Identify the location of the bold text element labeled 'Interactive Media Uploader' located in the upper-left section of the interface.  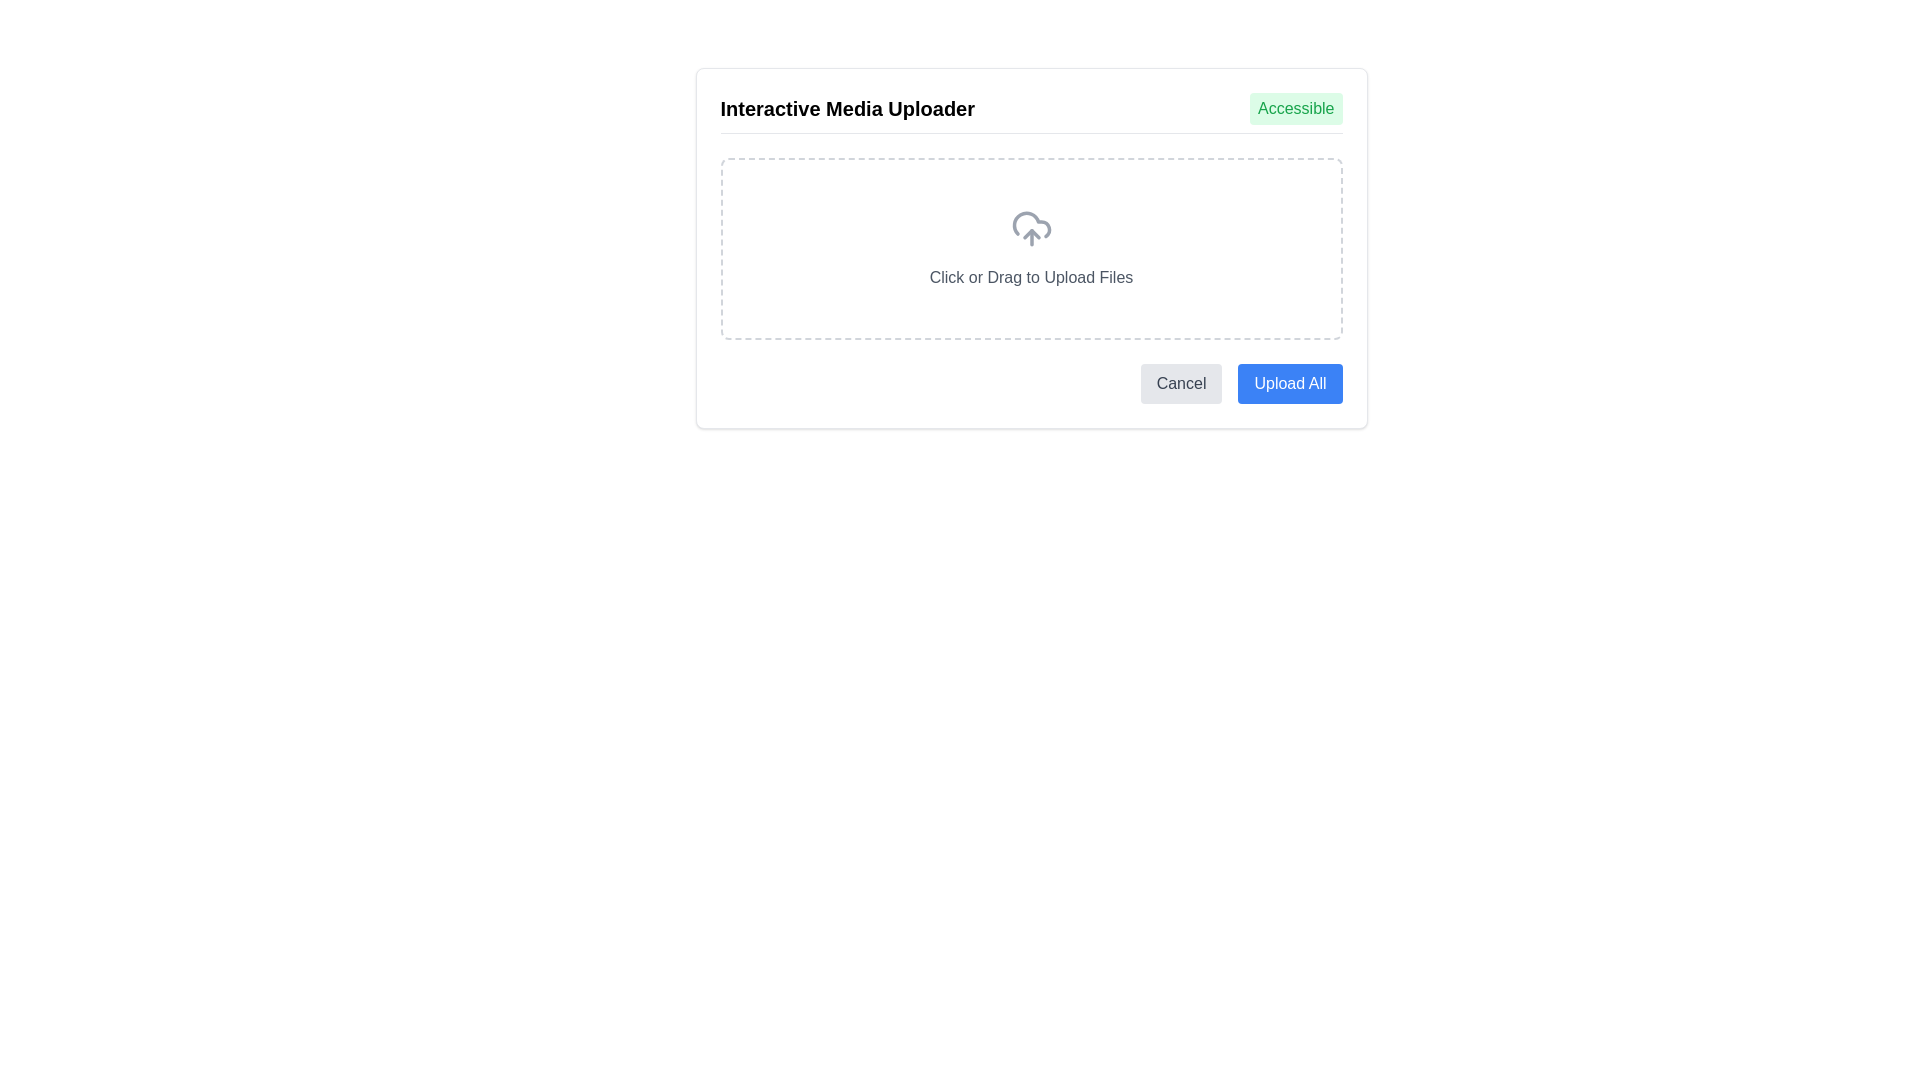
(847, 108).